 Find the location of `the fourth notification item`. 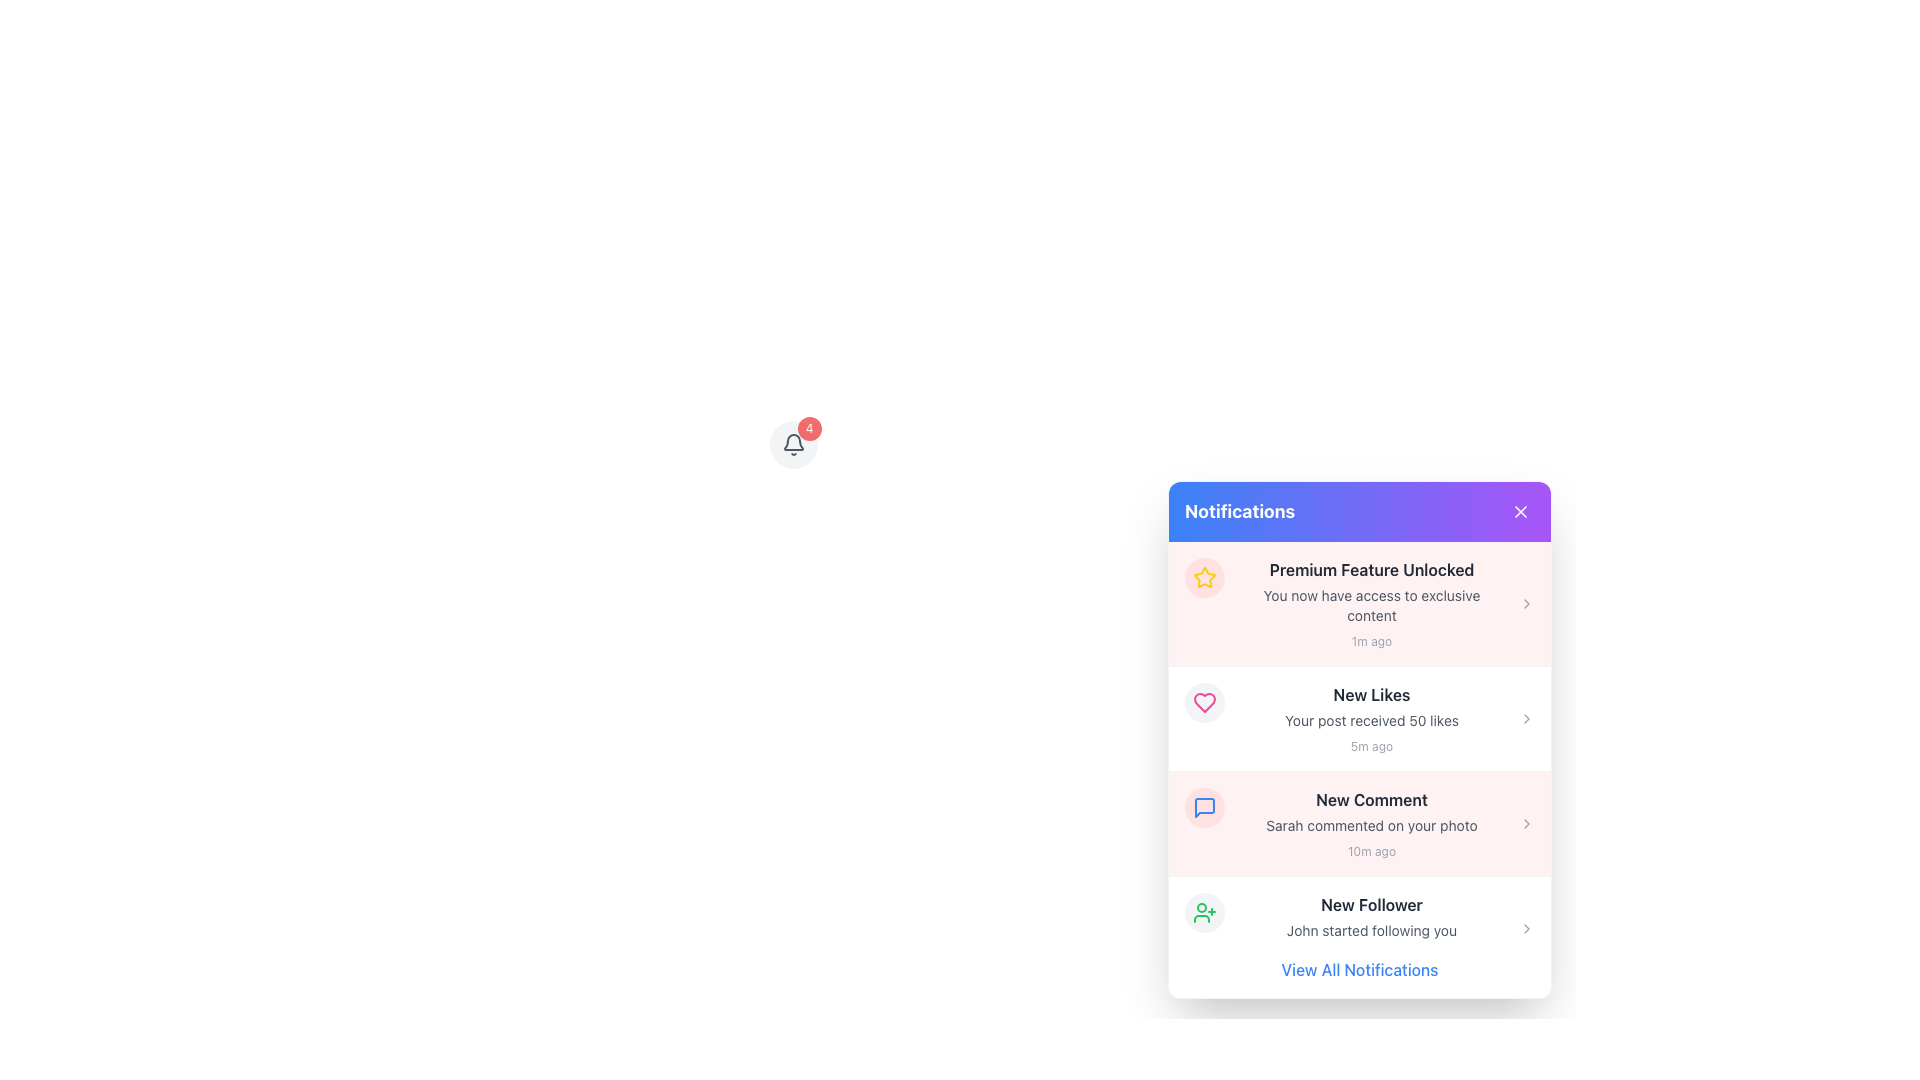

the fourth notification item is located at coordinates (1359, 929).